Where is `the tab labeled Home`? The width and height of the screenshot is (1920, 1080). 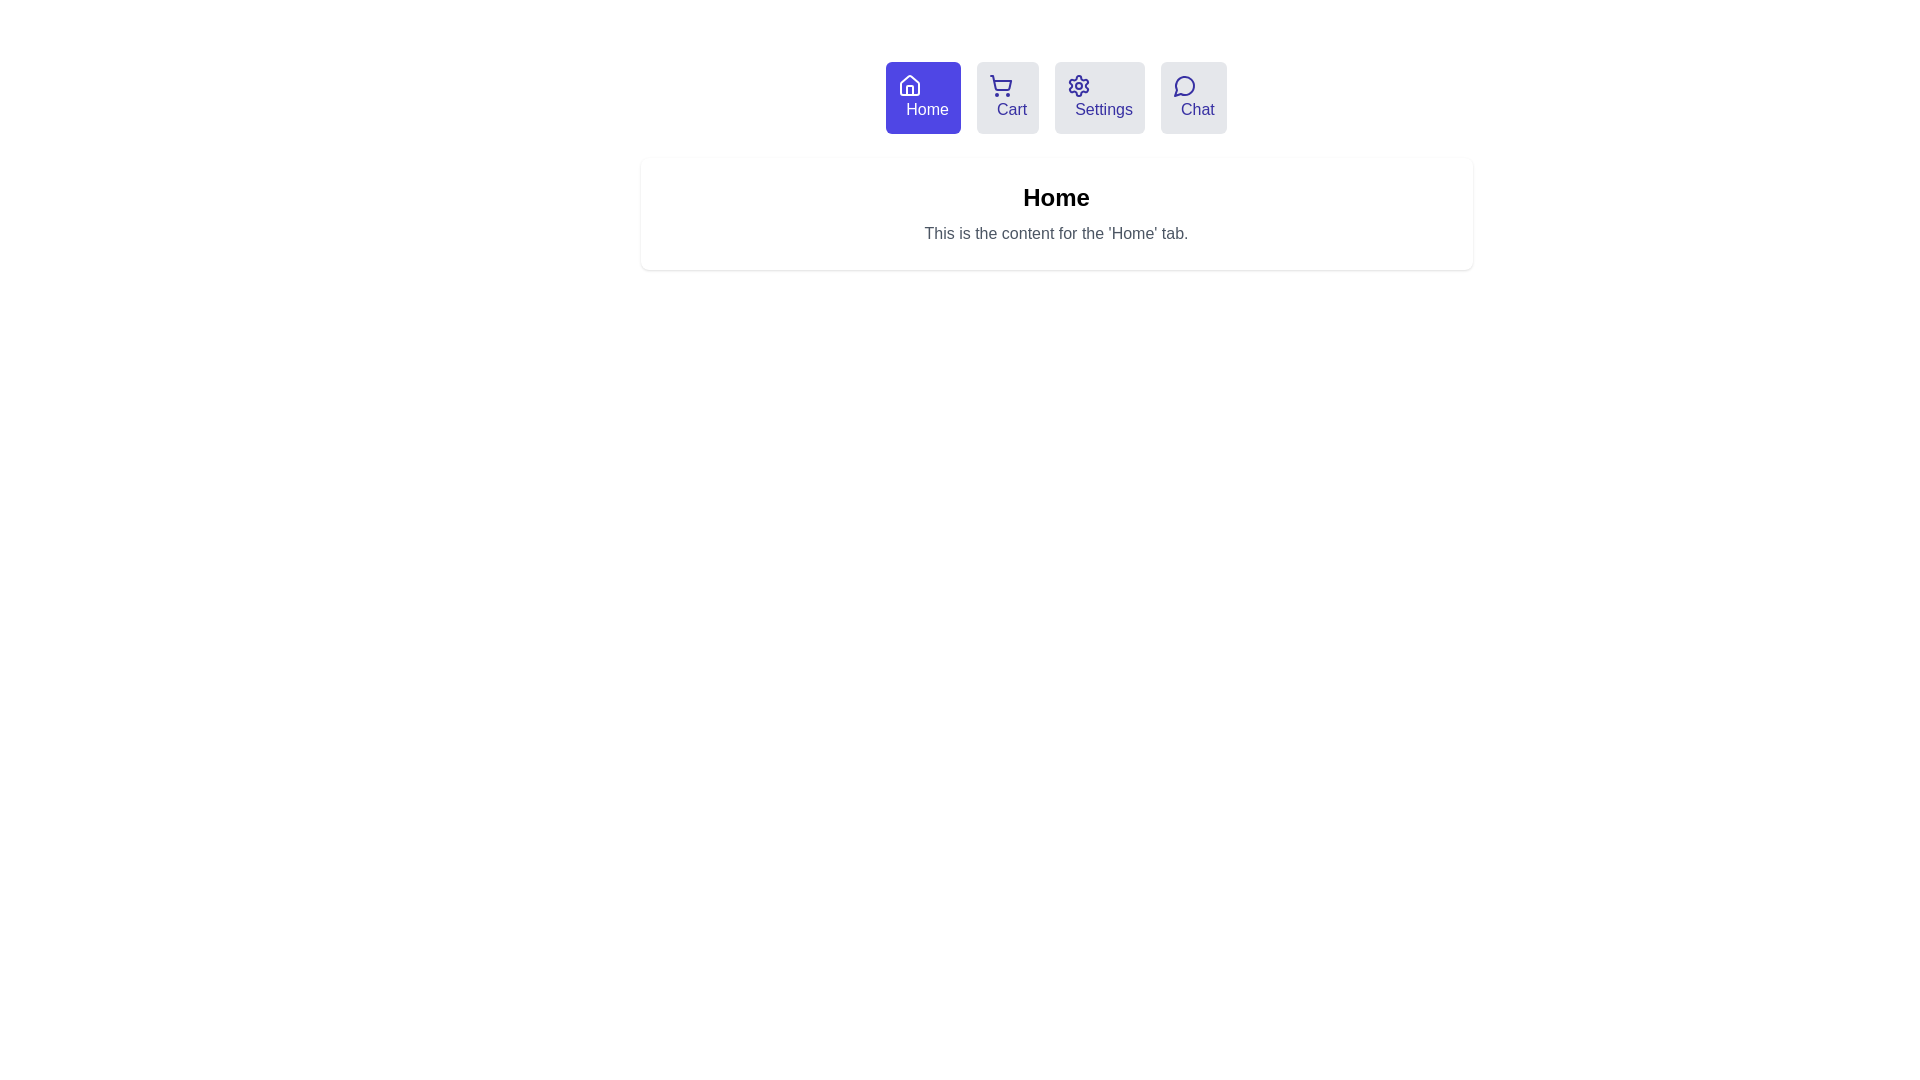 the tab labeled Home is located at coordinates (922, 97).